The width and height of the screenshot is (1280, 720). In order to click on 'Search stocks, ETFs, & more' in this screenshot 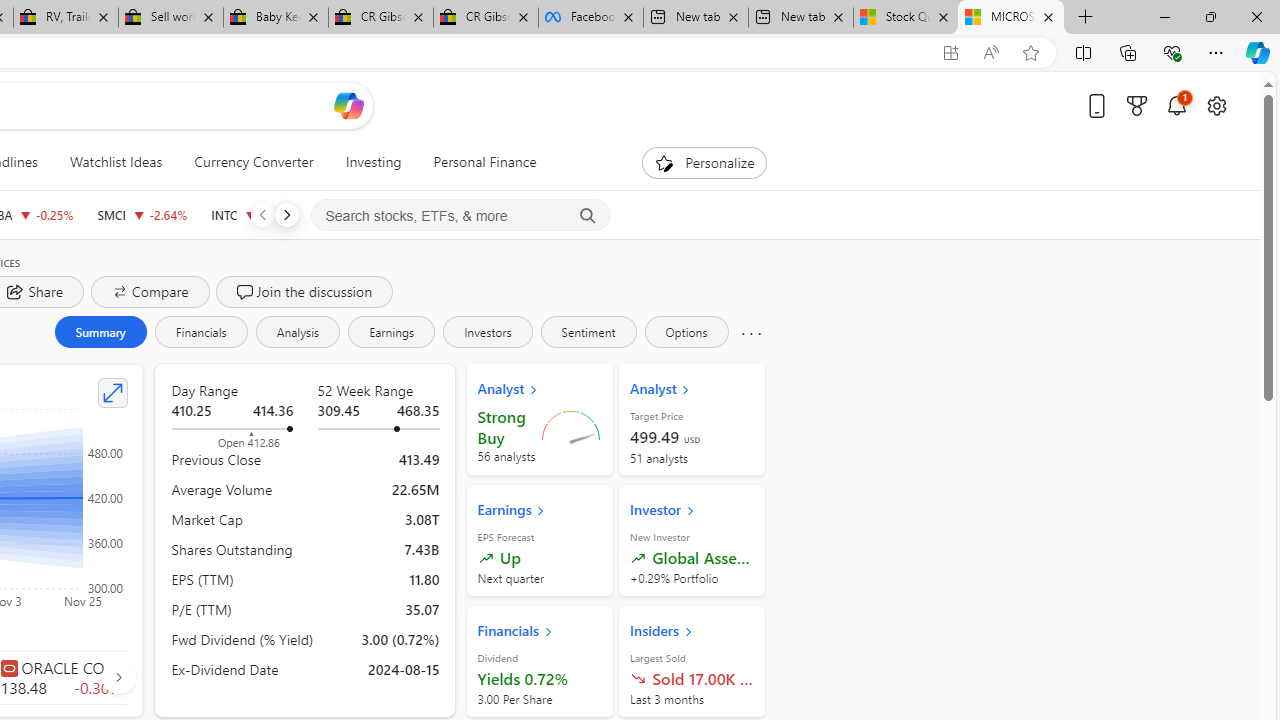, I will do `click(460, 216)`.